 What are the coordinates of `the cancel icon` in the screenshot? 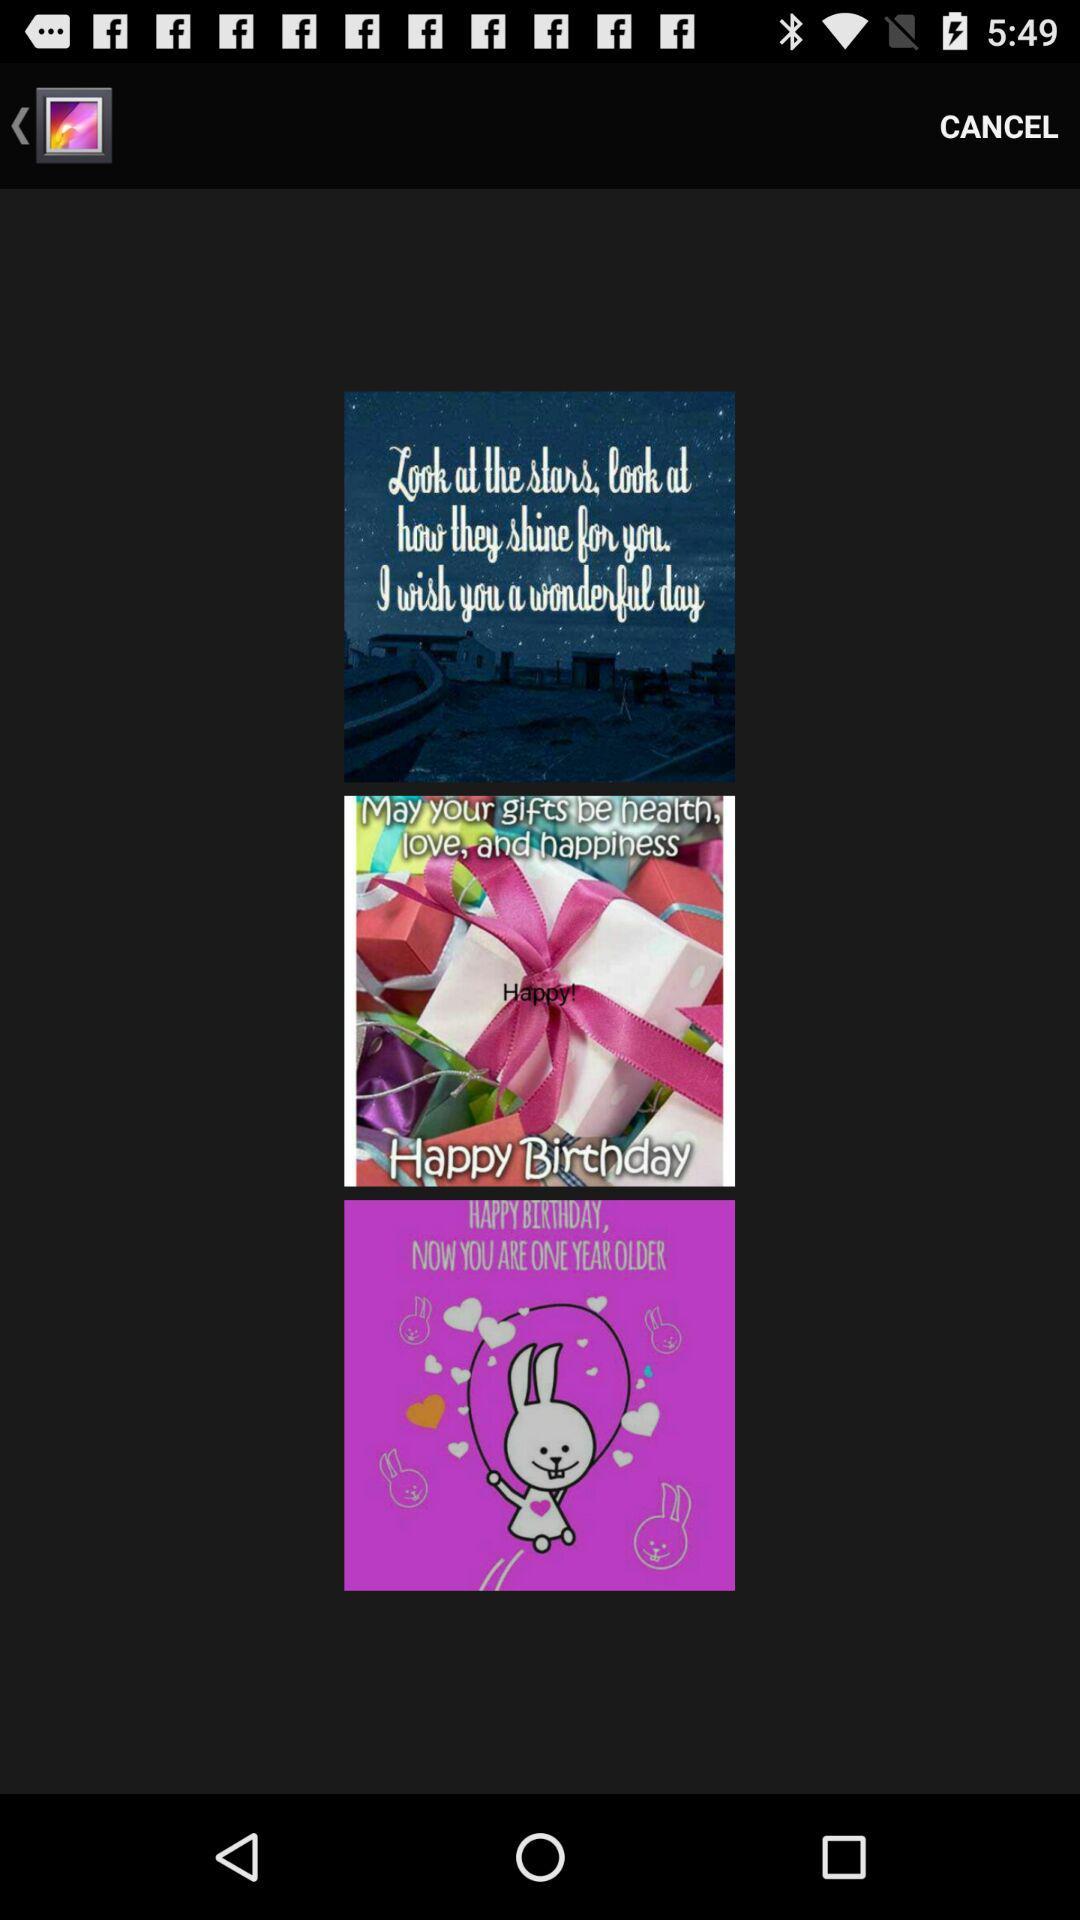 It's located at (999, 124).